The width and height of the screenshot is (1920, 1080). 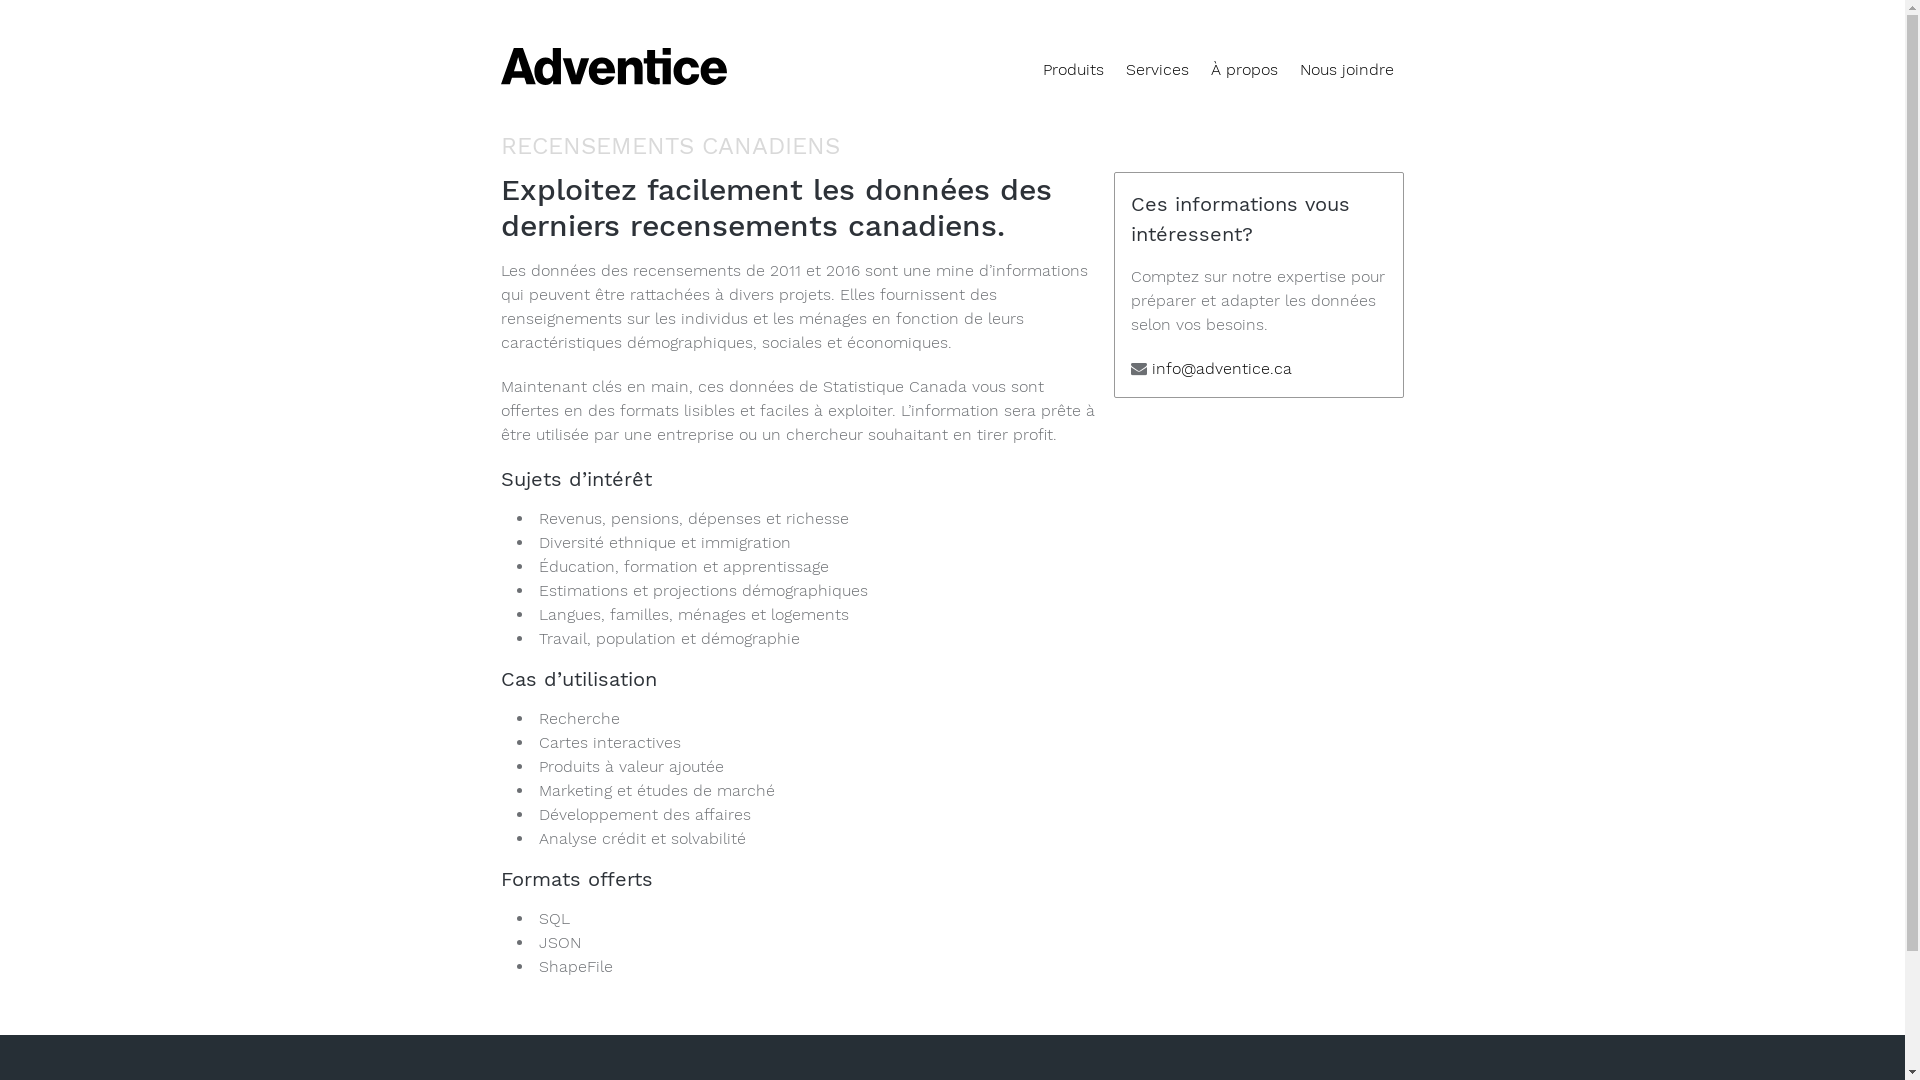 I want to click on 'info@adventice.ca', so click(x=1152, y=368).